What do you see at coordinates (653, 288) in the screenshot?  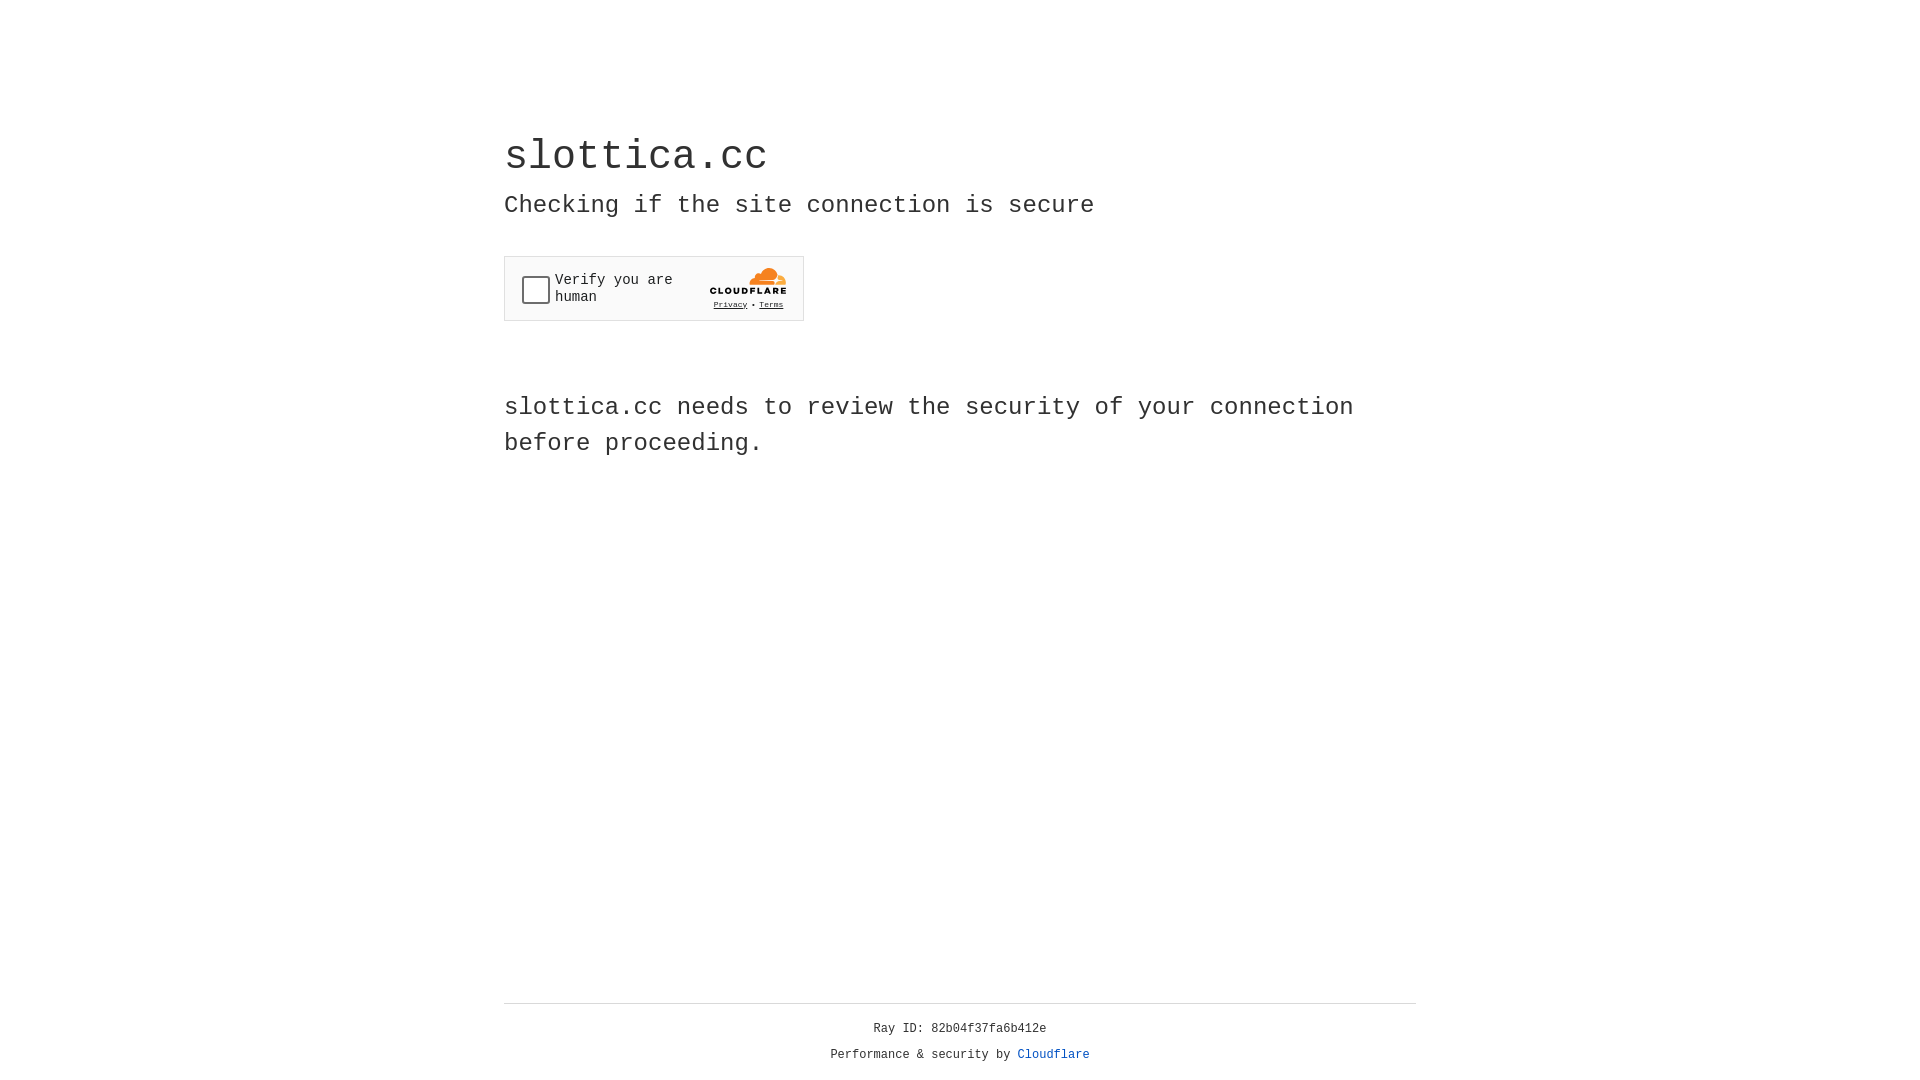 I see `'Widget containing a Cloudflare security challenge'` at bounding box center [653, 288].